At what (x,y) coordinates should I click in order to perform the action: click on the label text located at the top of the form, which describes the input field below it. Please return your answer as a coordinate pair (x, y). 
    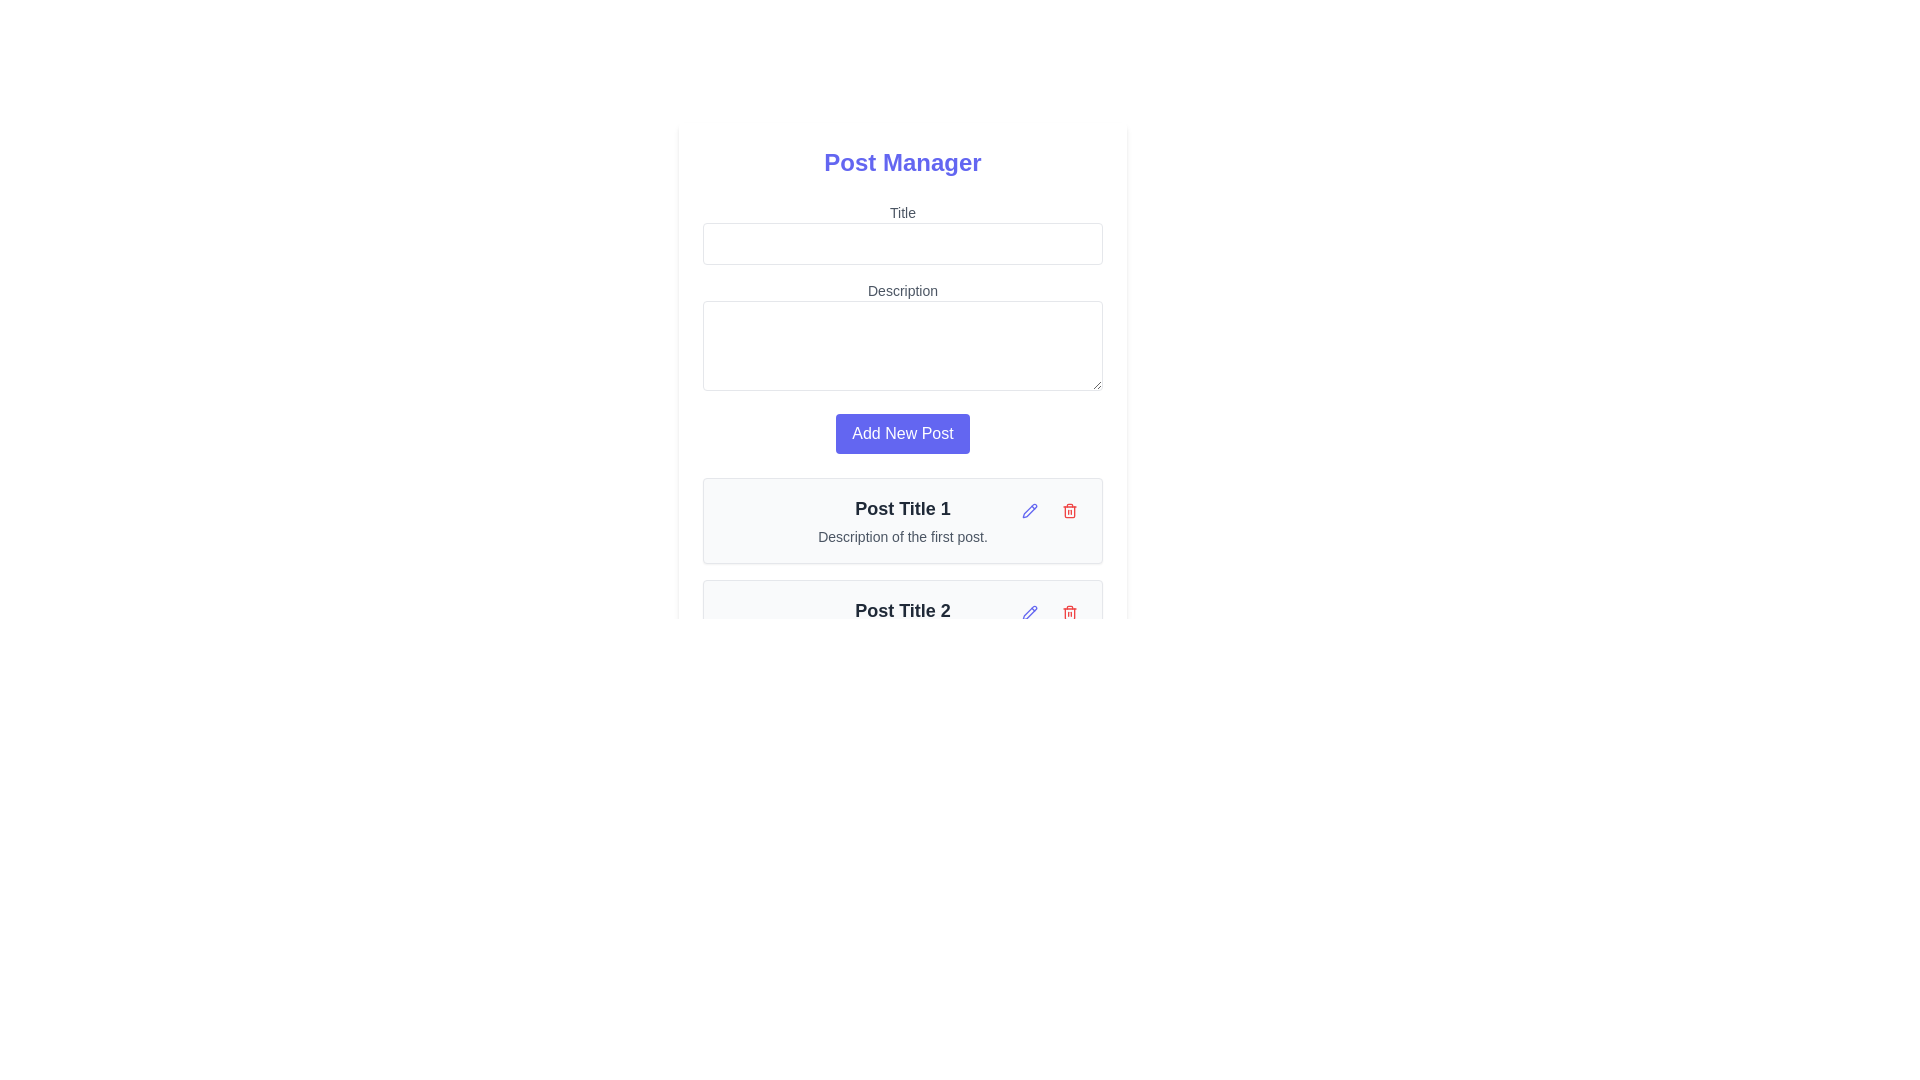
    Looking at the image, I should click on (901, 212).